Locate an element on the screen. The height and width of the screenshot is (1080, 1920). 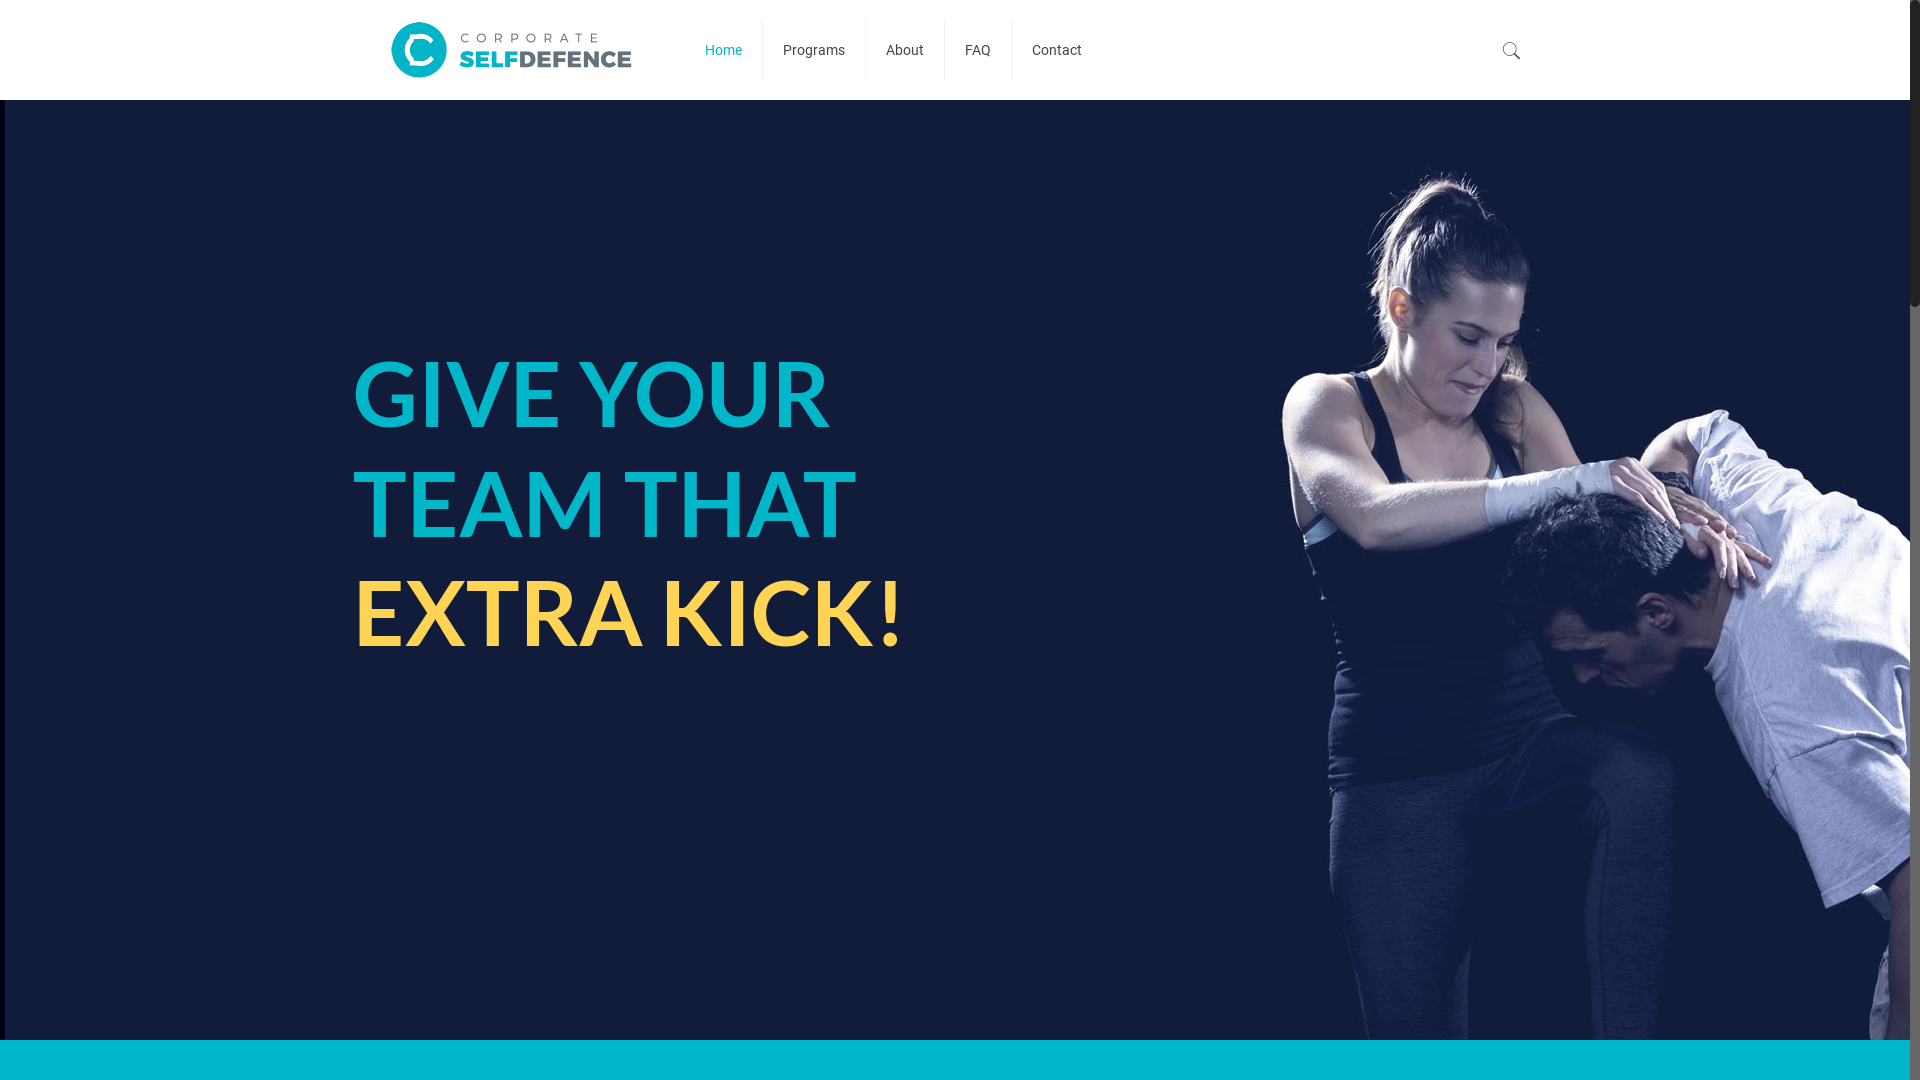
'FAQ' is located at coordinates (978, 49).